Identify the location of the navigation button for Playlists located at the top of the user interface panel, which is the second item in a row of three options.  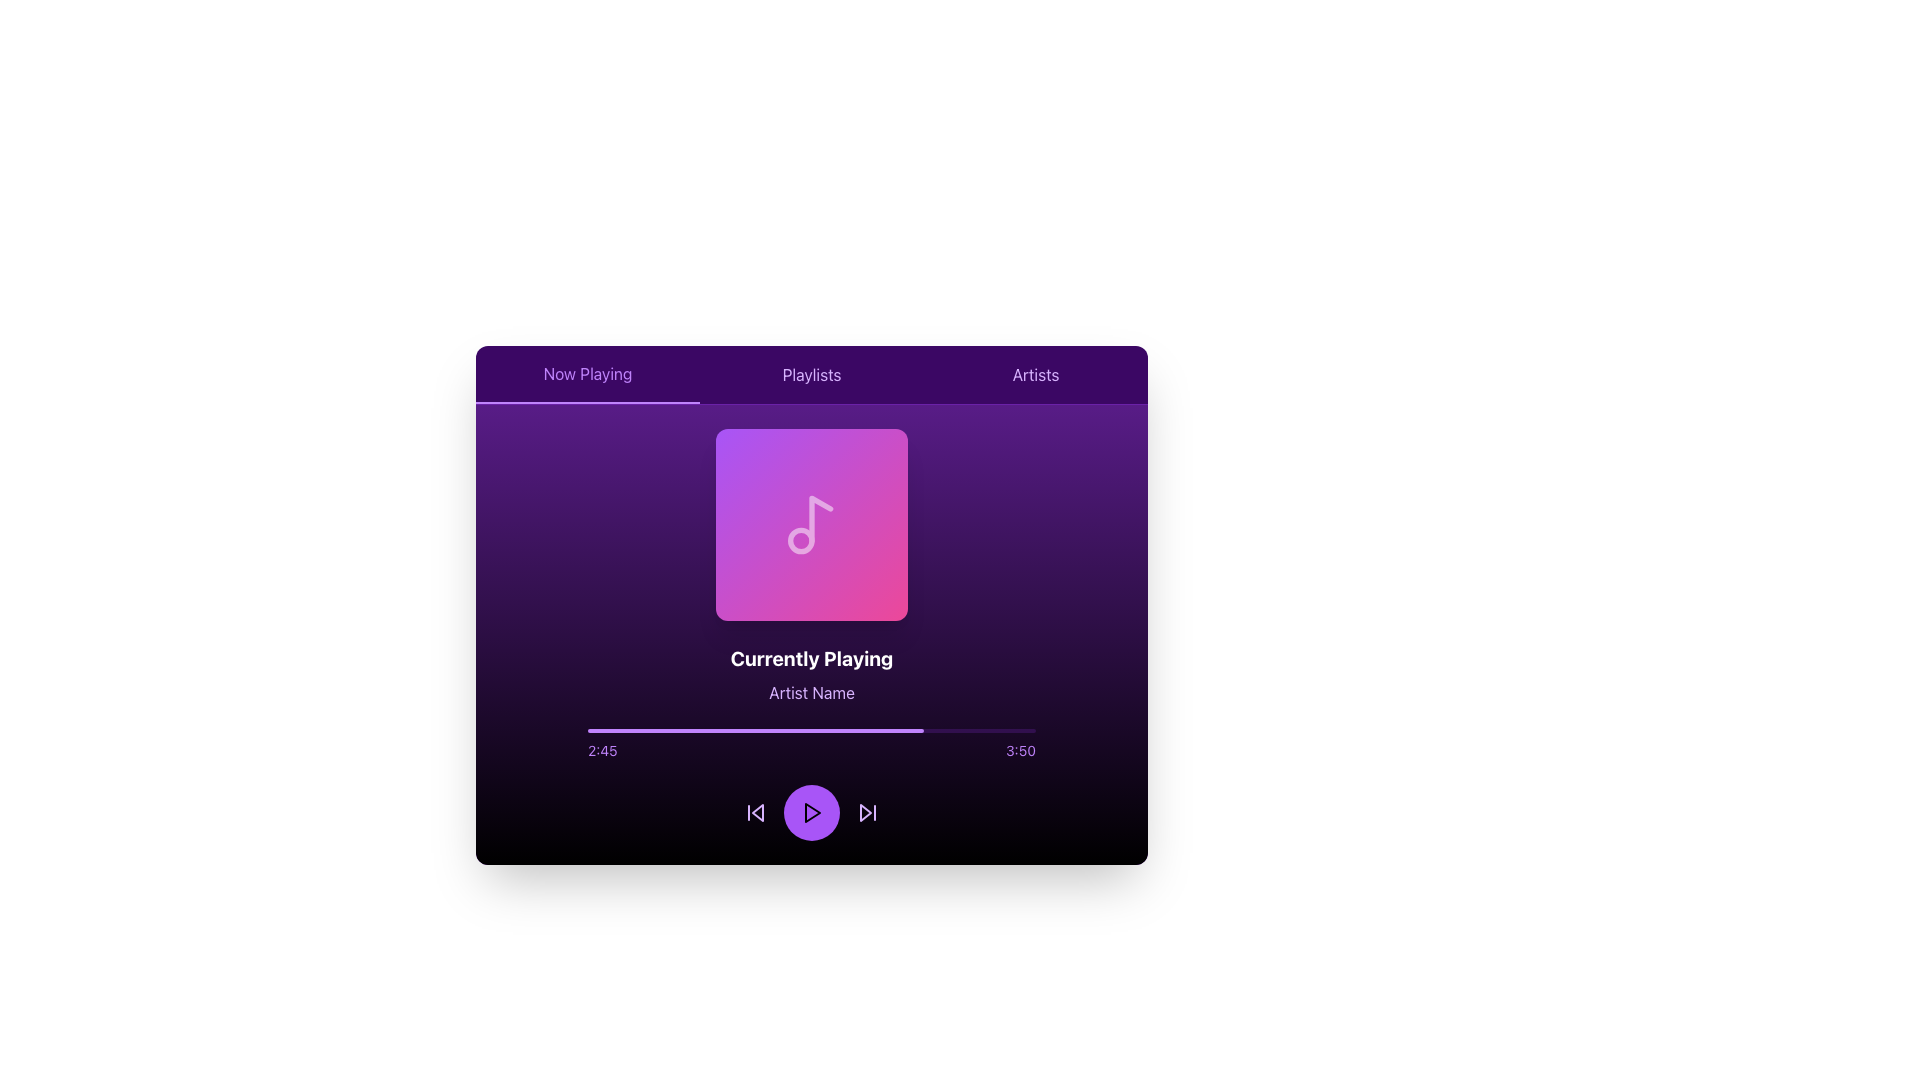
(811, 374).